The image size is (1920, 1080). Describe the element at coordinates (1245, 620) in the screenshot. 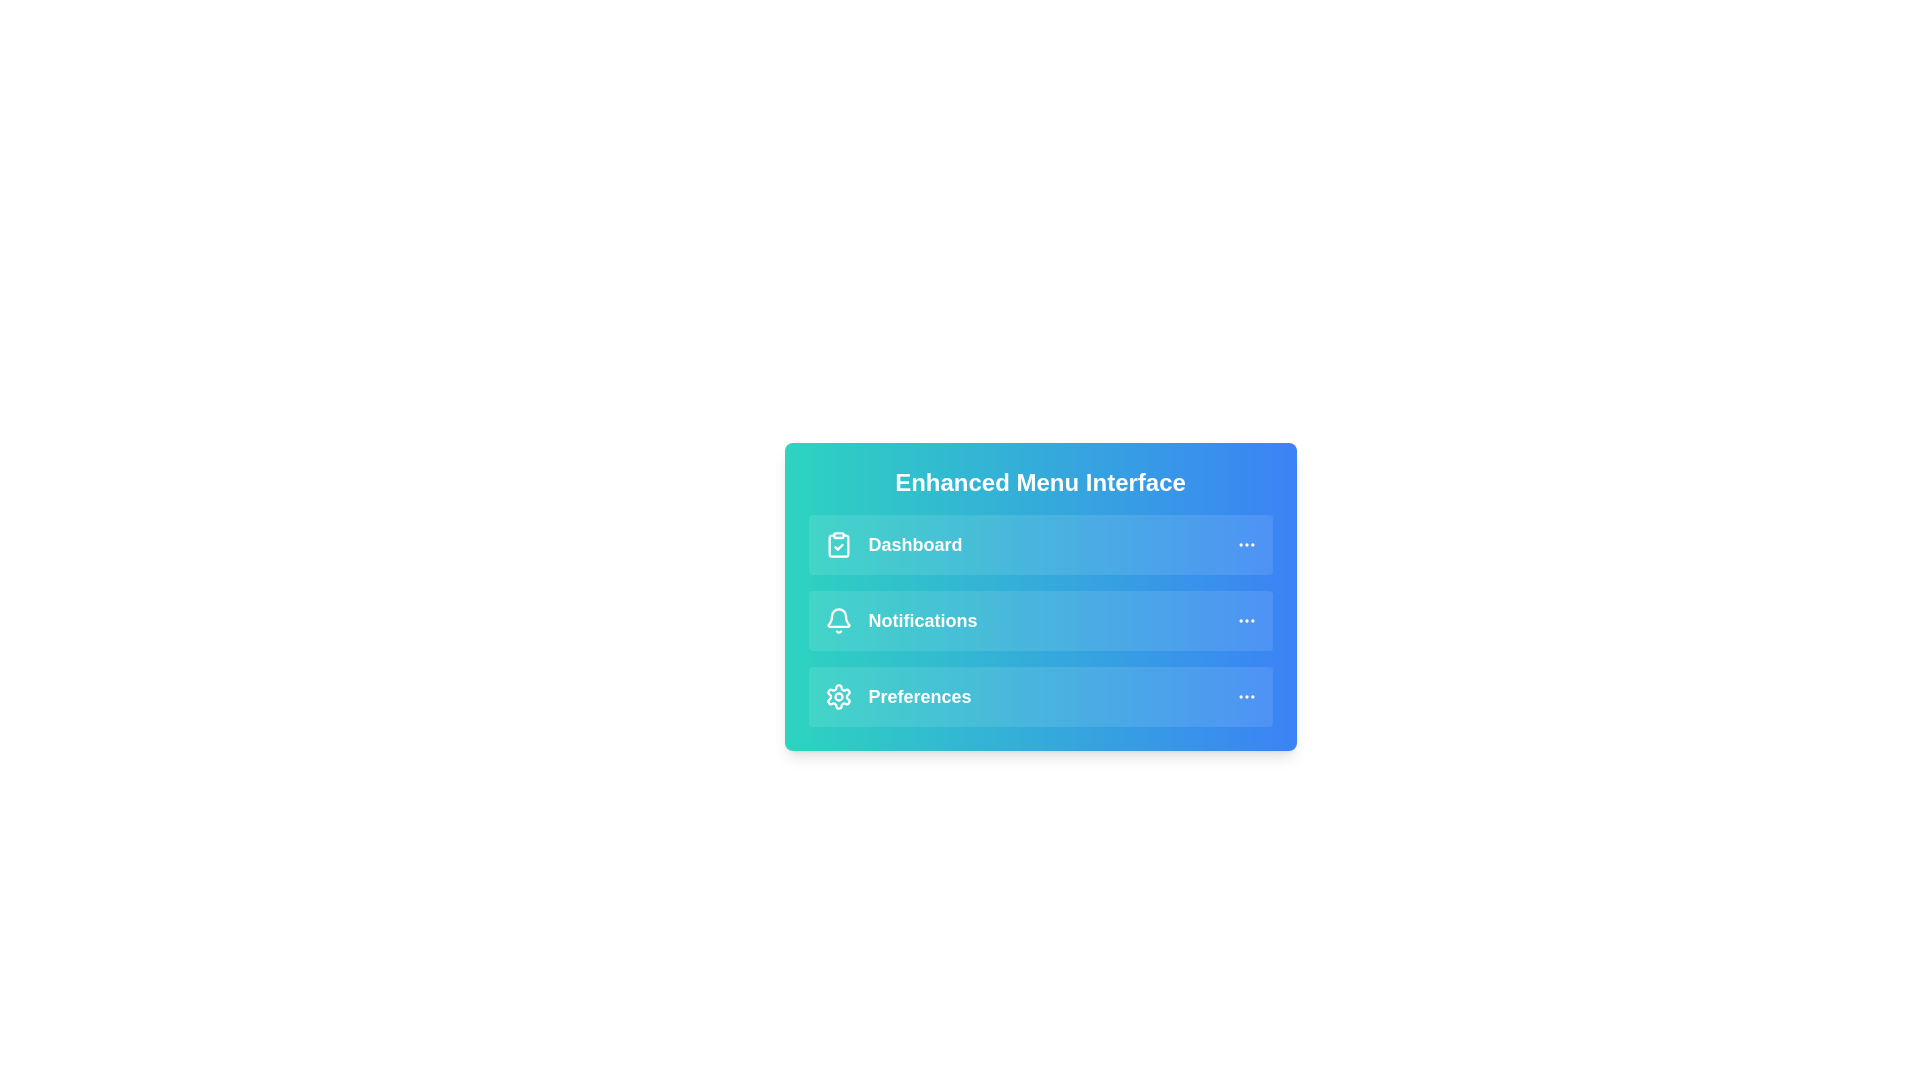

I see `the Menu toggle (ellipsis icon) located to the right of the 'Notifications' text` at that location.